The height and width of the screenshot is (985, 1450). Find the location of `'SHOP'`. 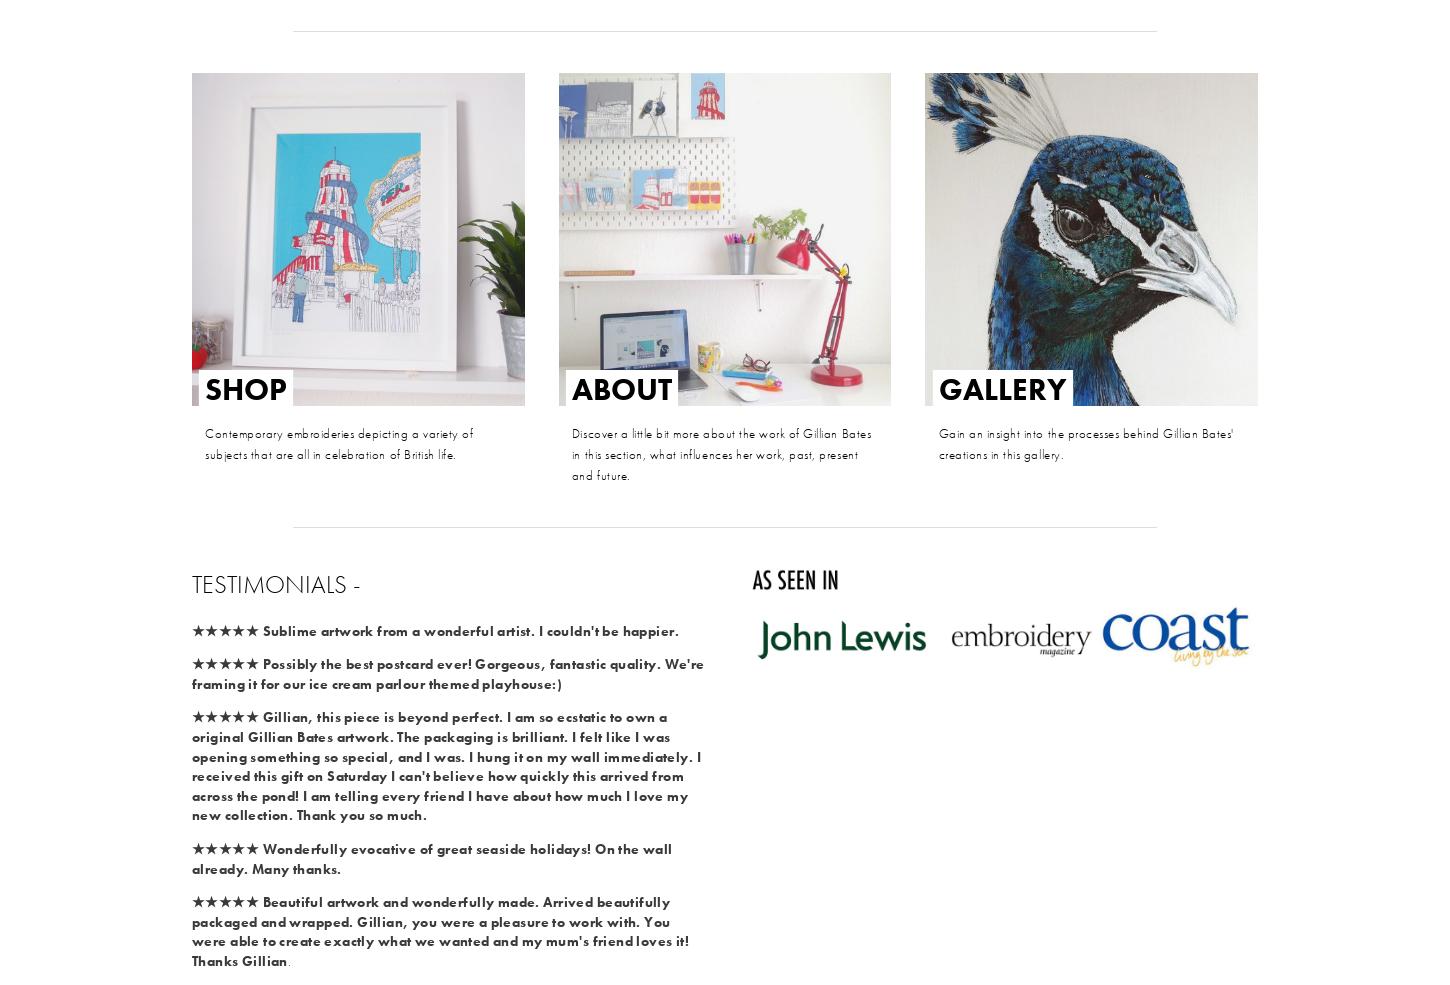

'SHOP' is located at coordinates (246, 388).